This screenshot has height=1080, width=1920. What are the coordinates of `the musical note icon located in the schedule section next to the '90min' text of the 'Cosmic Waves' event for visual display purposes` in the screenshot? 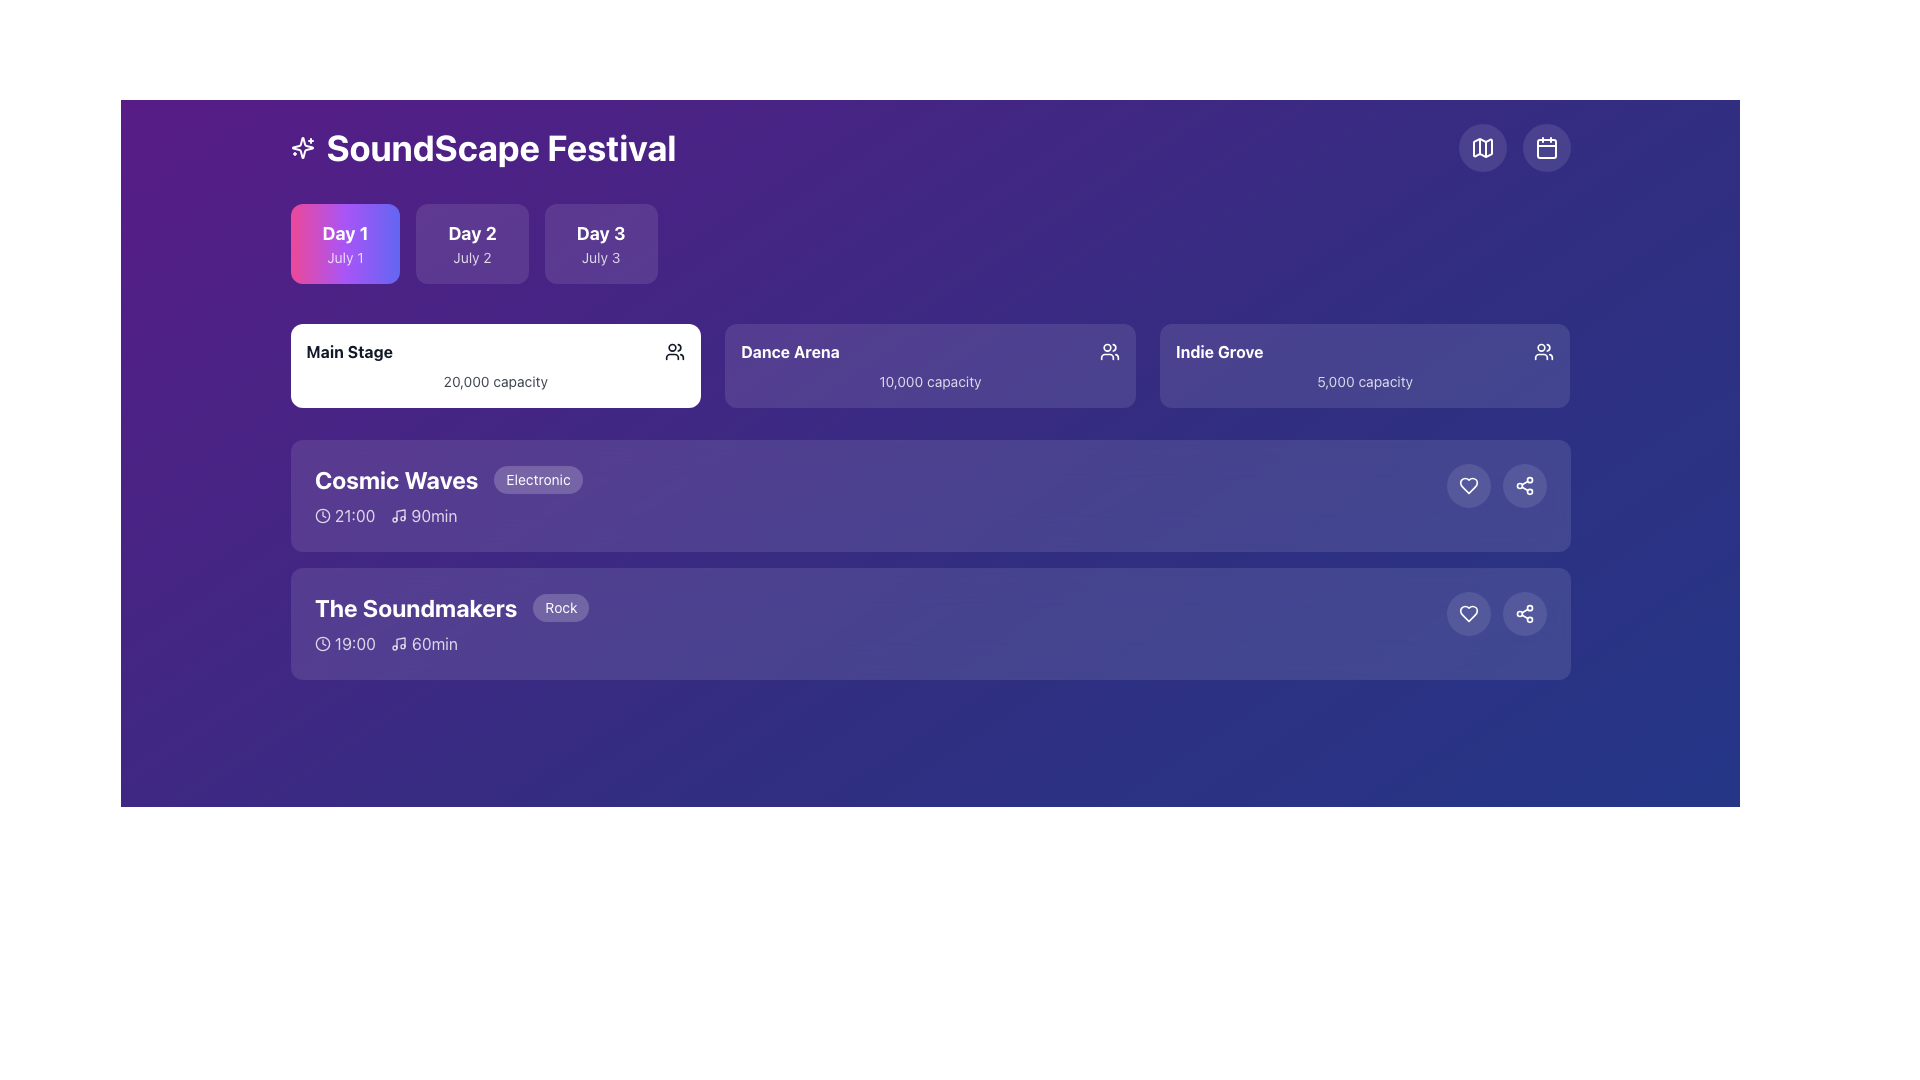 It's located at (398, 515).